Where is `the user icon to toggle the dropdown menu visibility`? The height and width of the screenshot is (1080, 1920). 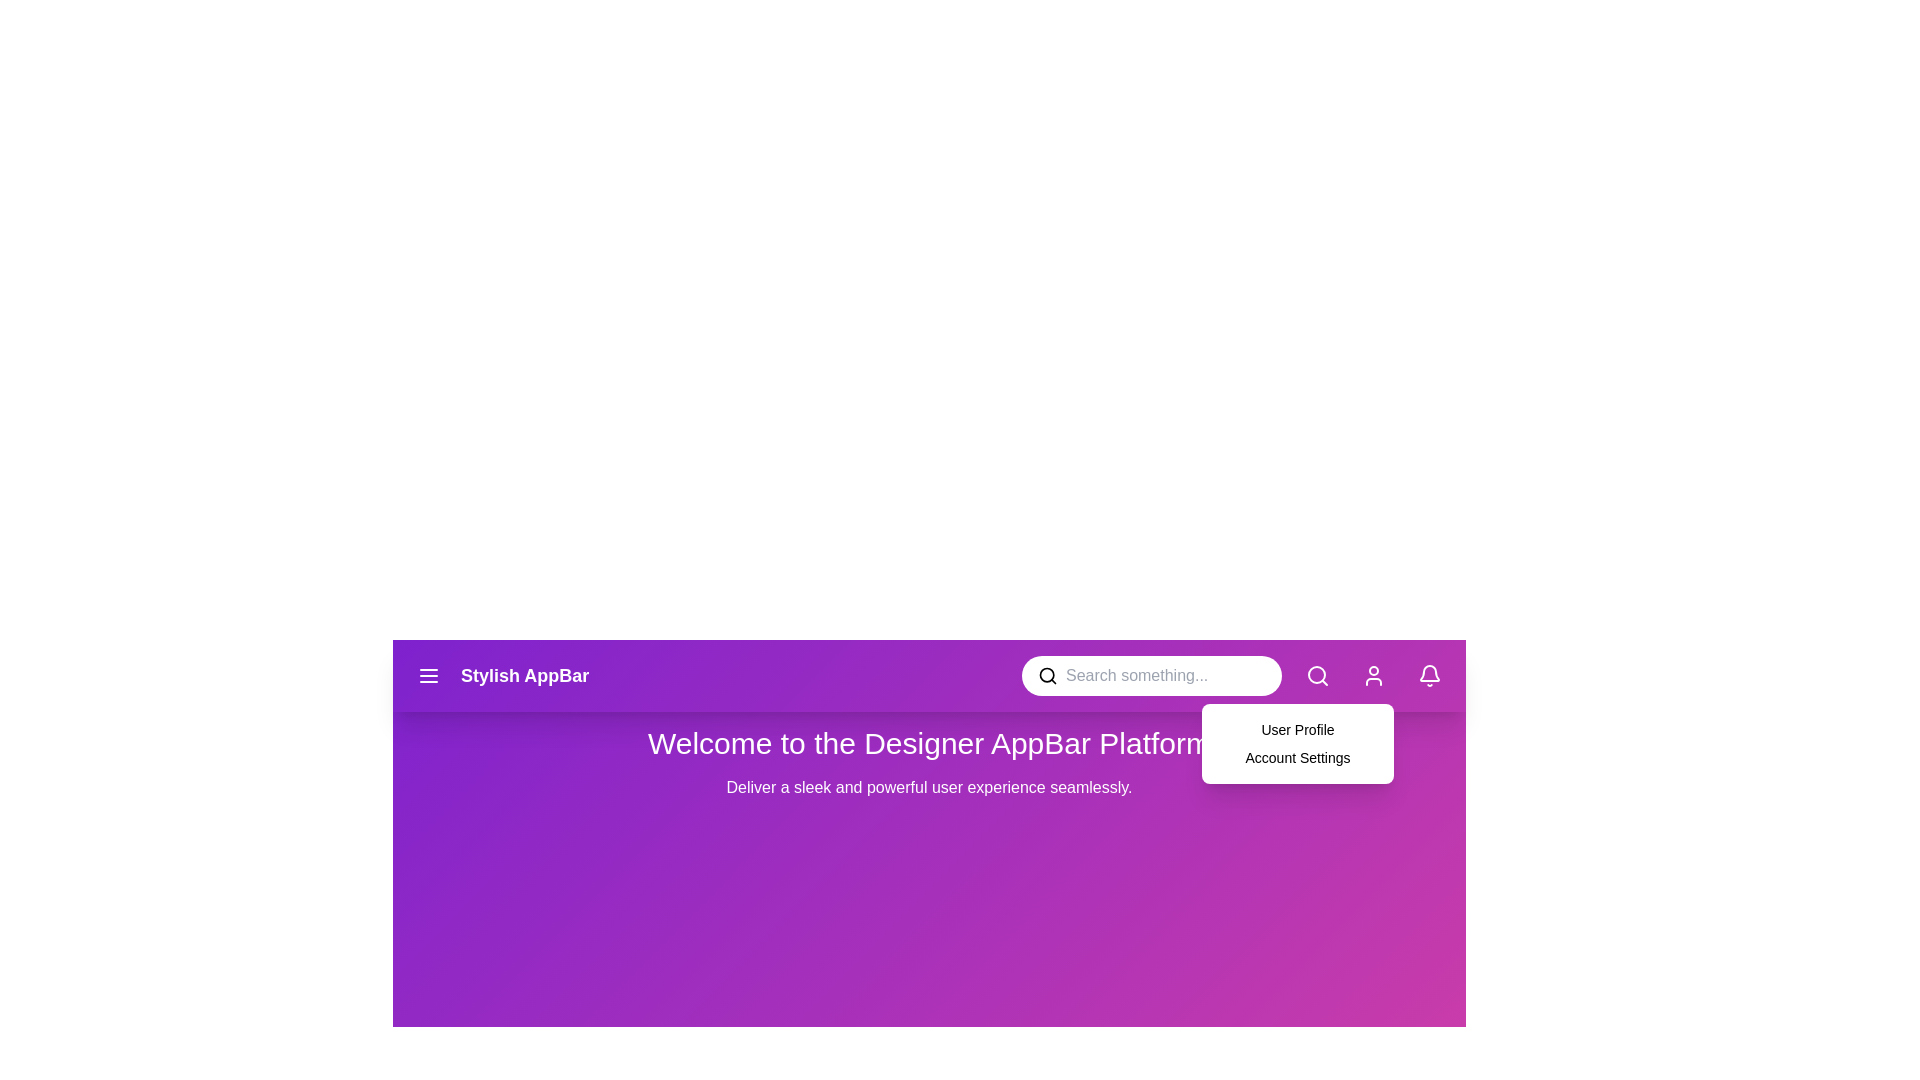 the user icon to toggle the dropdown menu visibility is located at coordinates (1372, 675).